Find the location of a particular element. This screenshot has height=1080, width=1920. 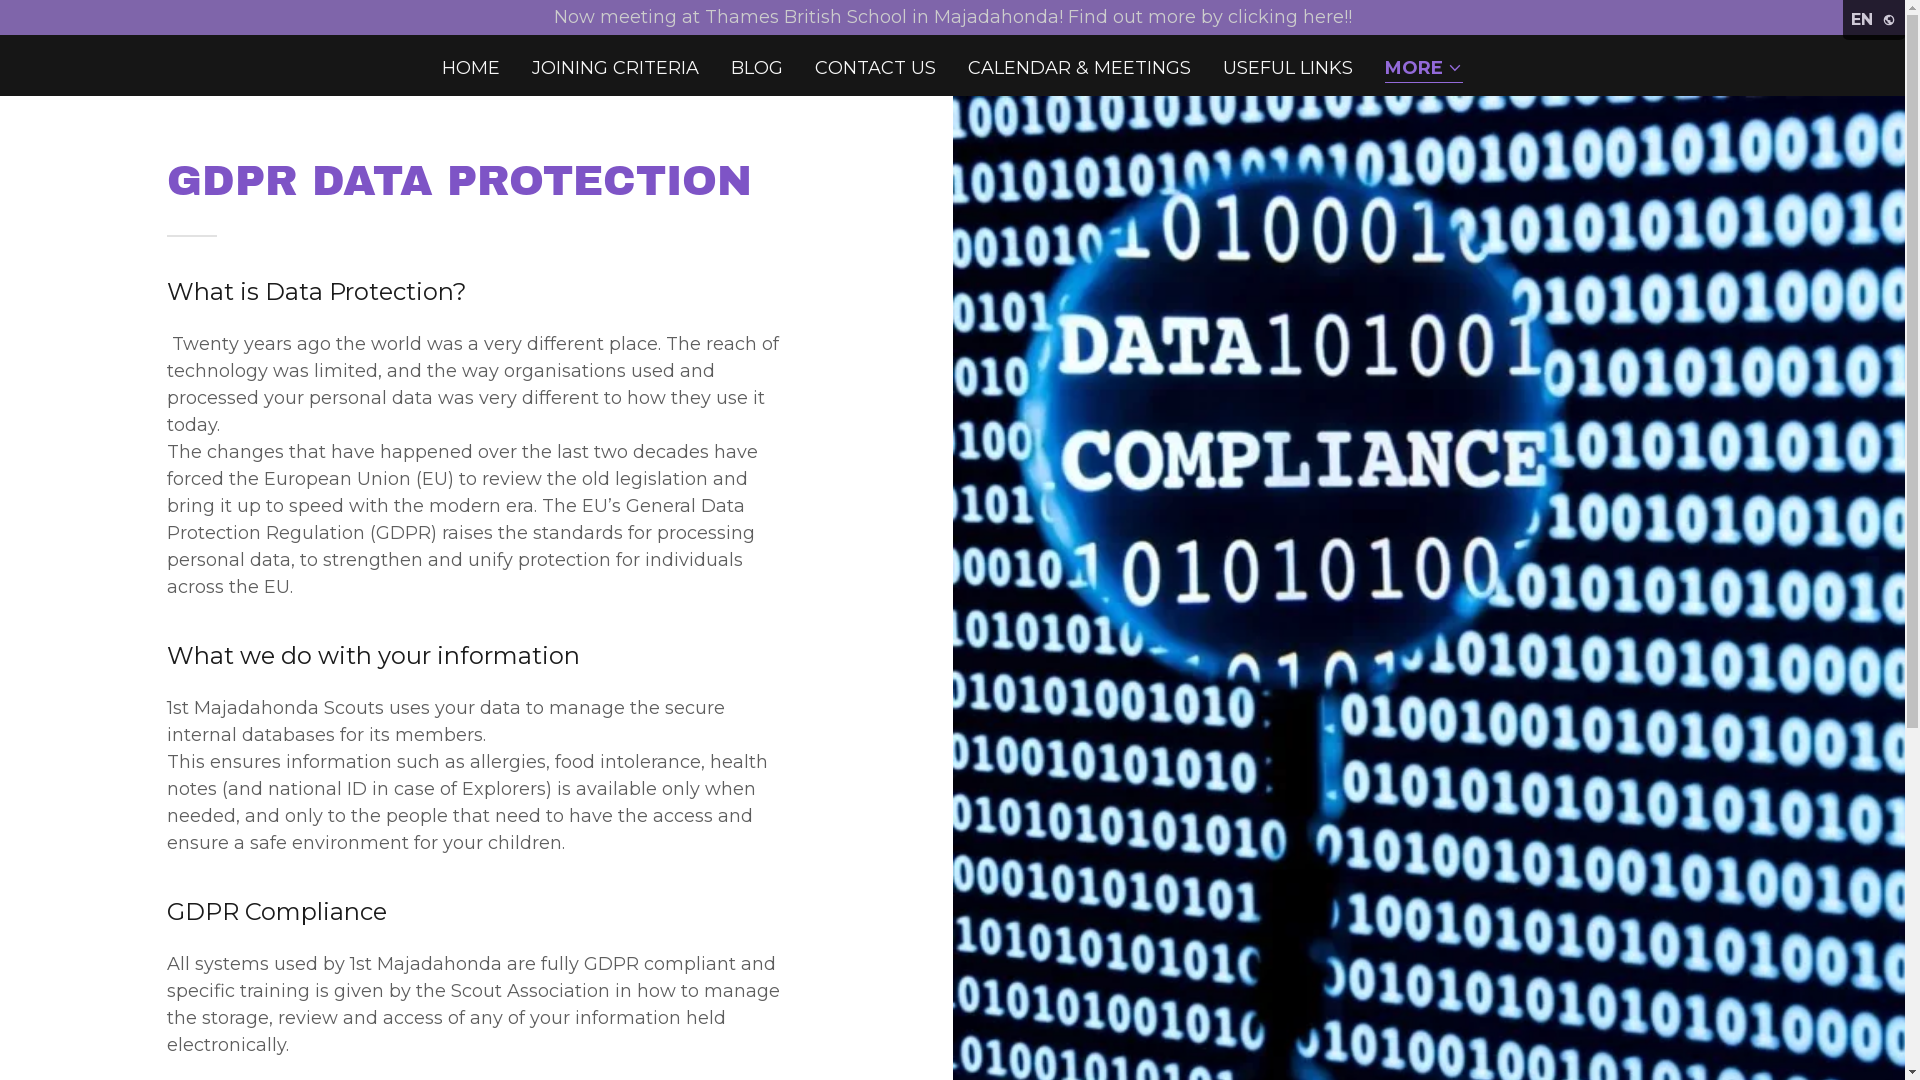

'JOINING CRITERIA' is located at coordinates (614, 67).